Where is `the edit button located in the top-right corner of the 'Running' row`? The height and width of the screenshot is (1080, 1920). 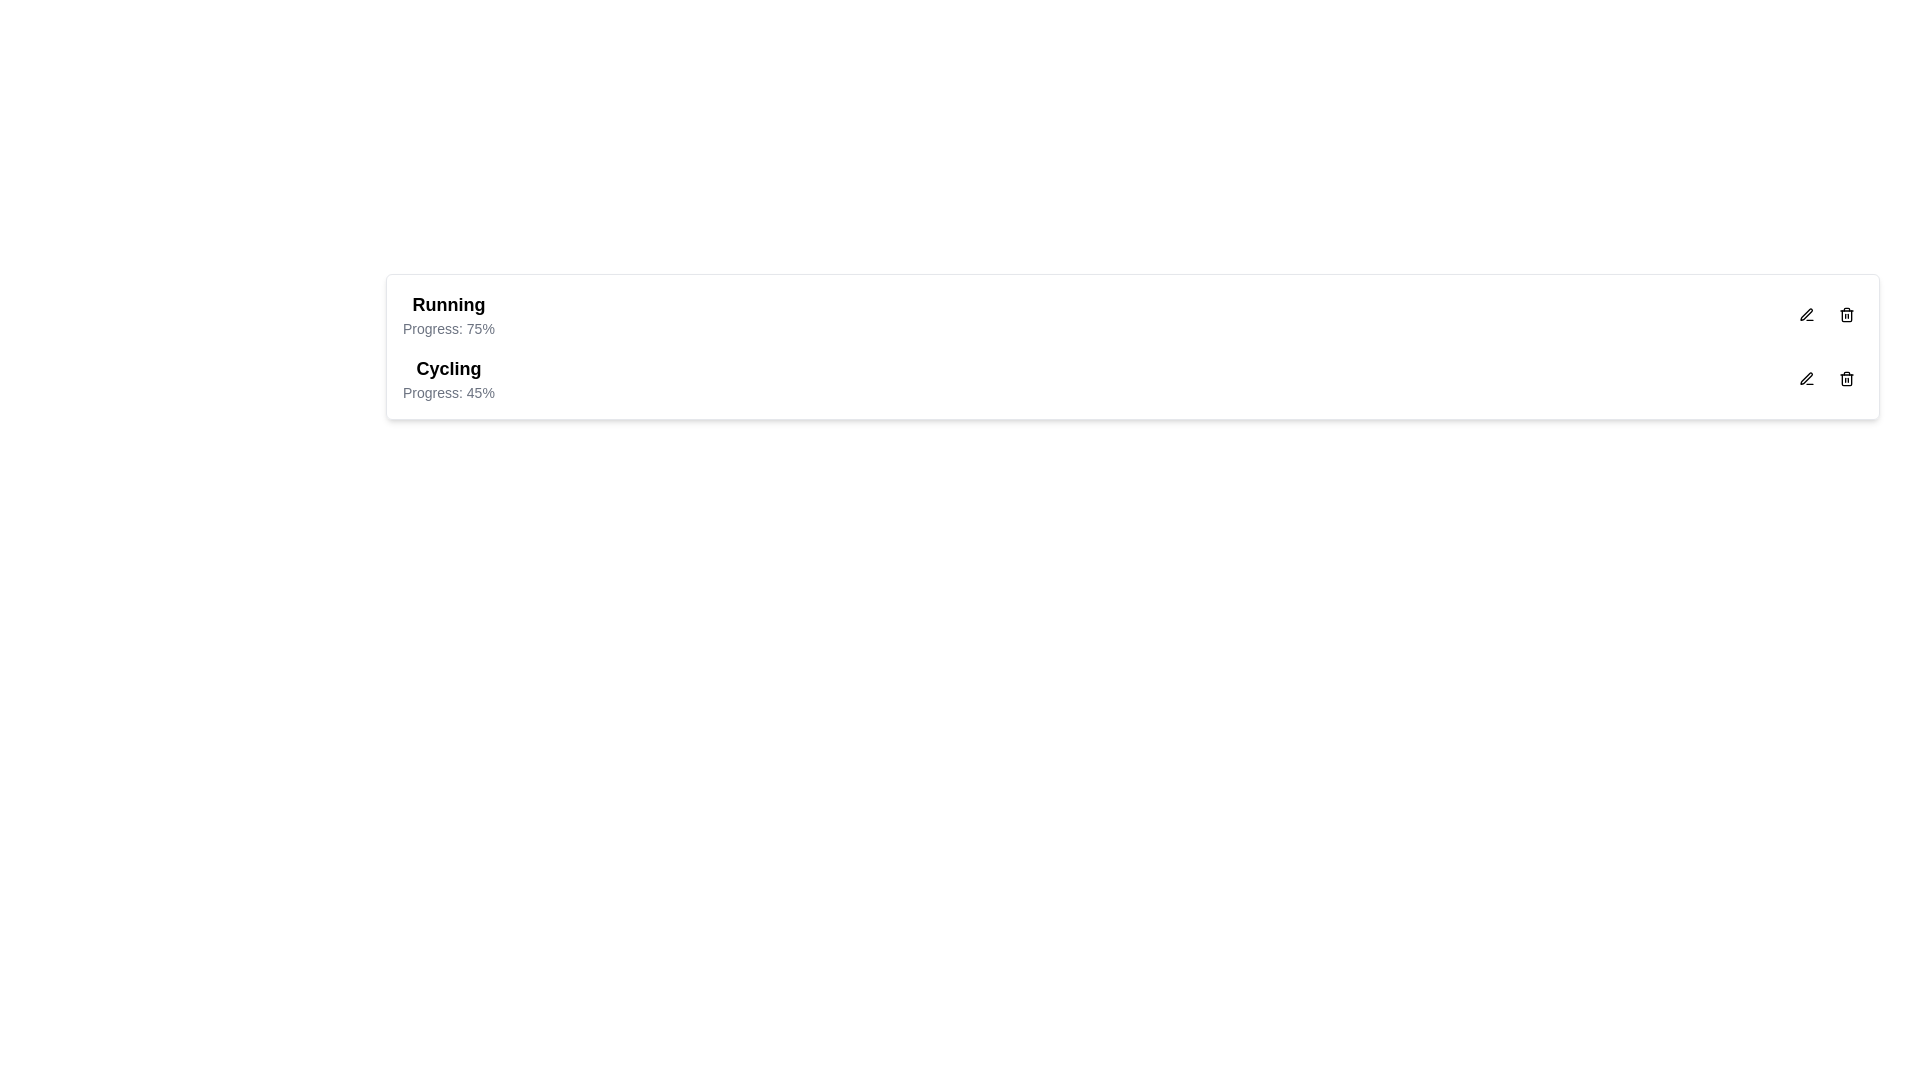
the edit button located in the top-right corner of the 'Running' row is located at coordinates (1806, 315).